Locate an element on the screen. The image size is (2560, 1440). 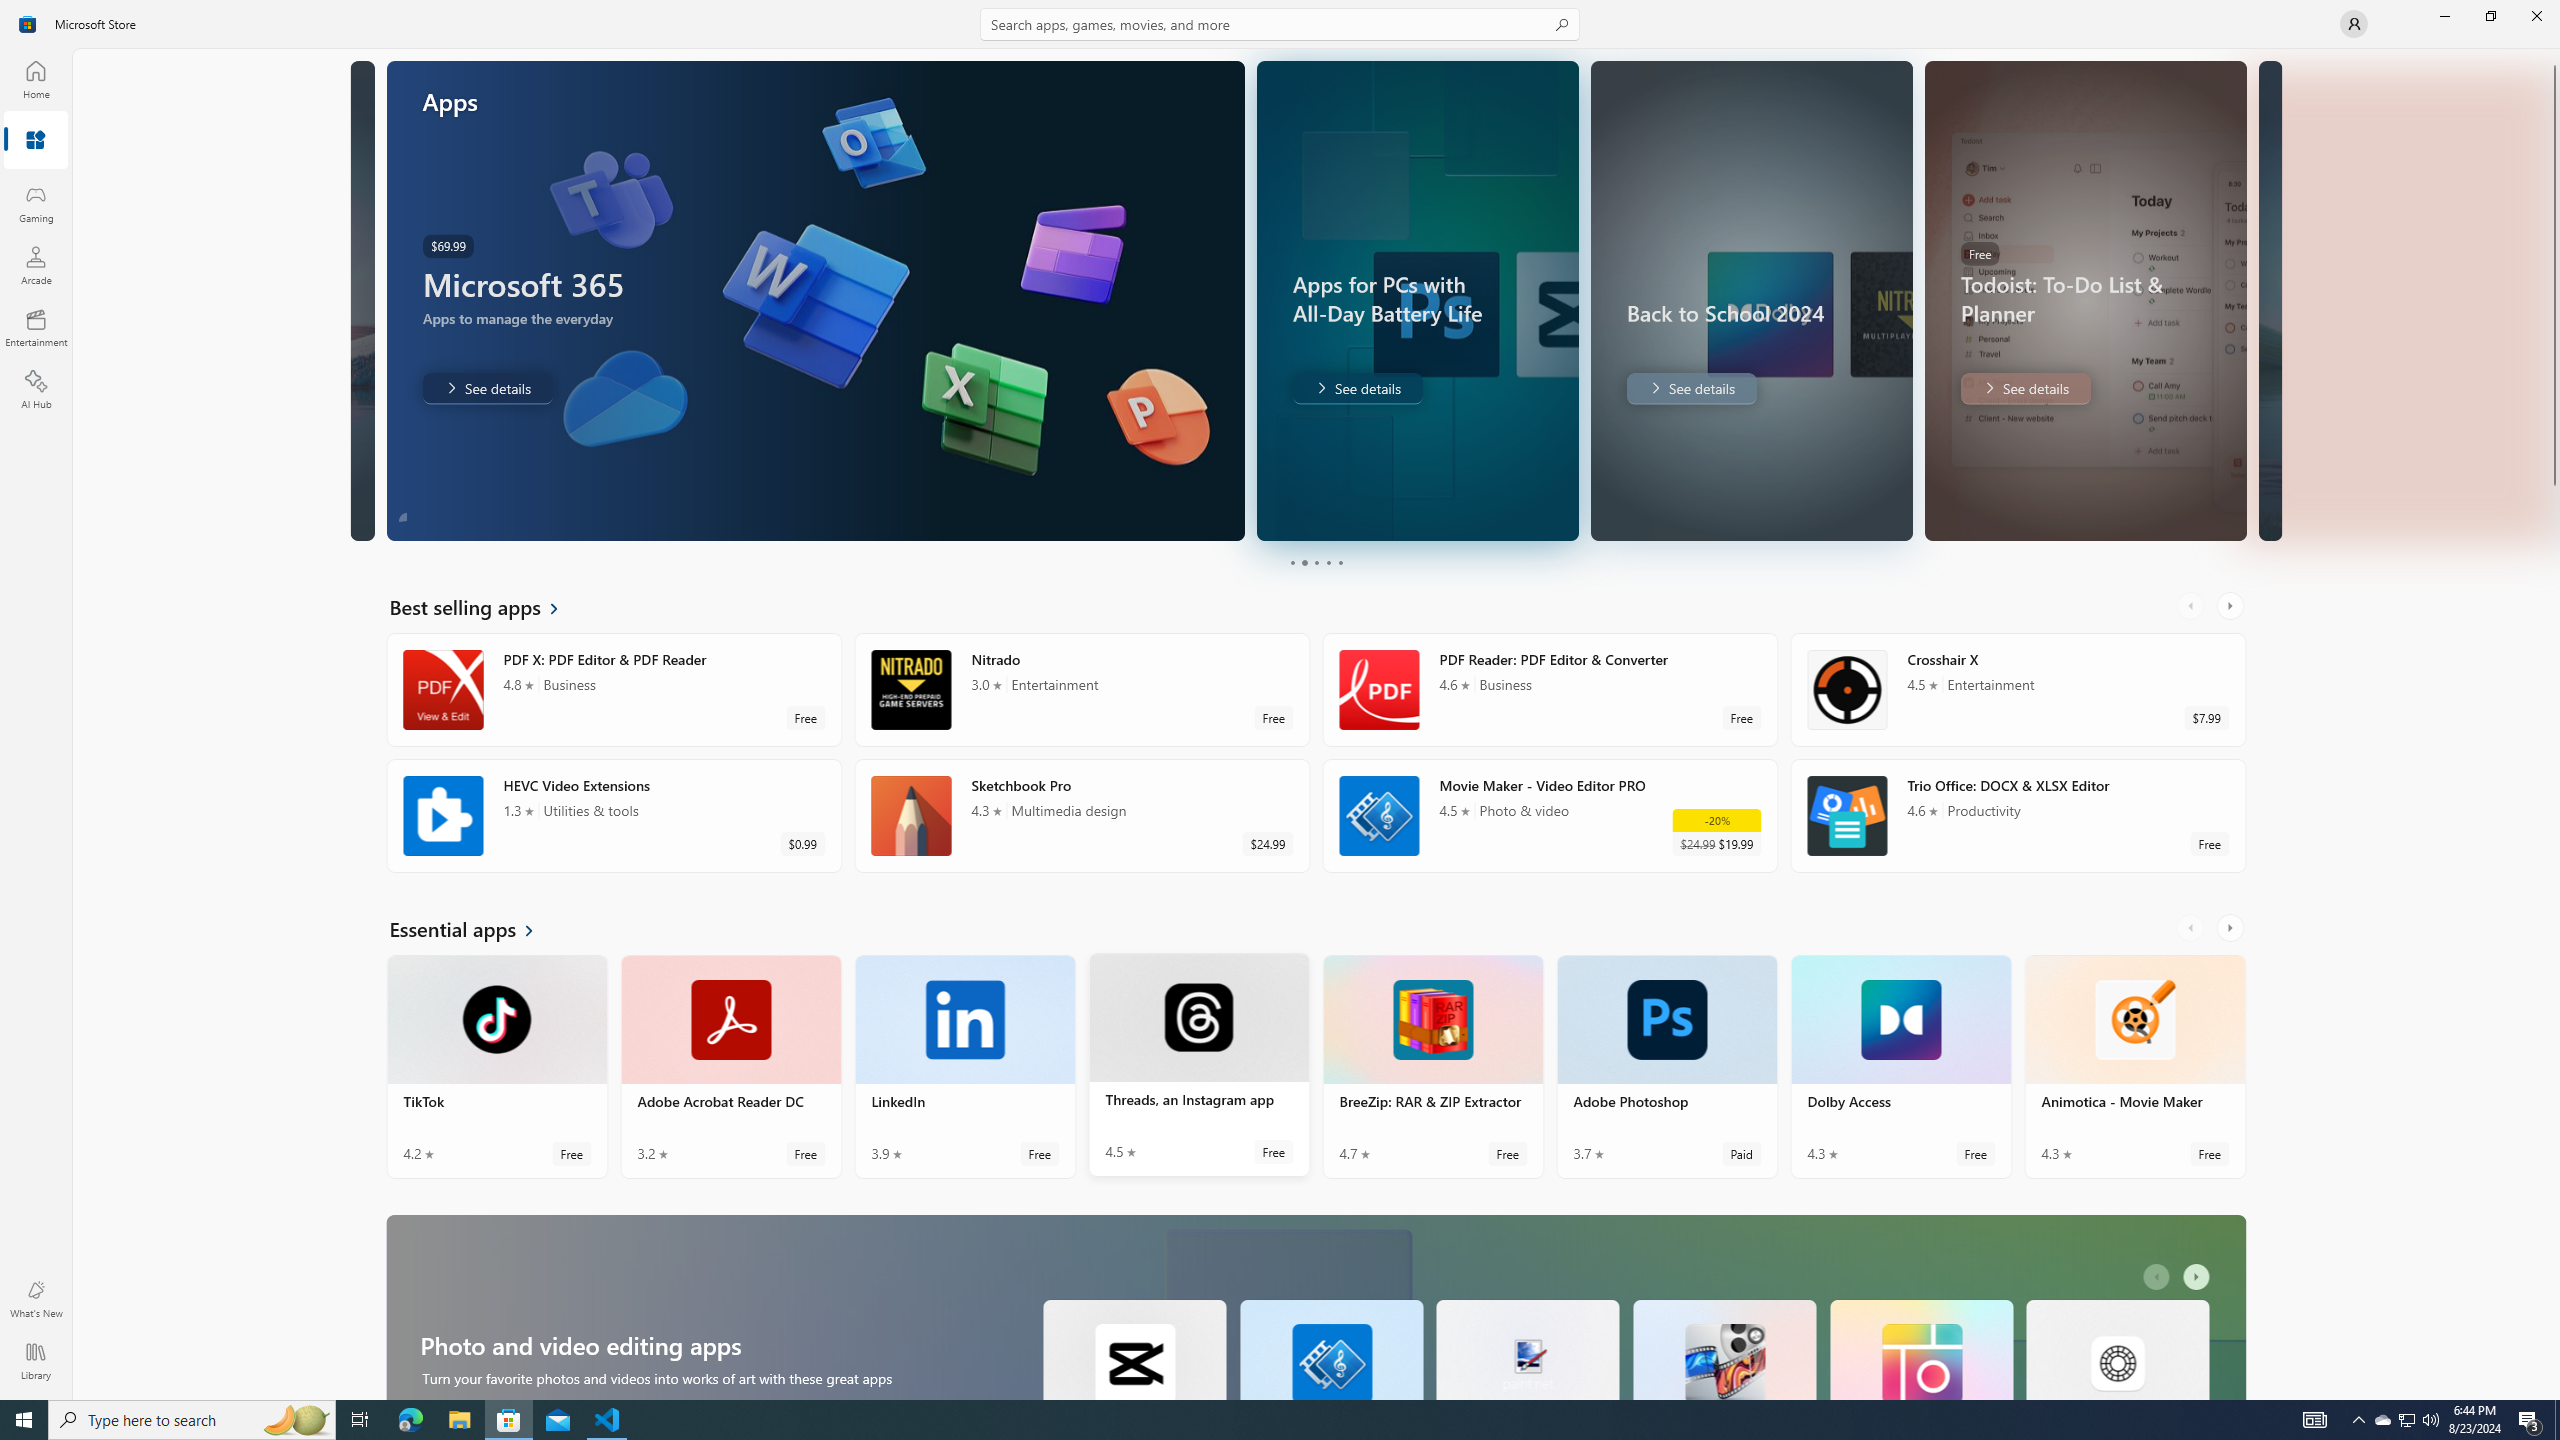
'Vertical Small Decrease' is located at coordinates (2552, 55).